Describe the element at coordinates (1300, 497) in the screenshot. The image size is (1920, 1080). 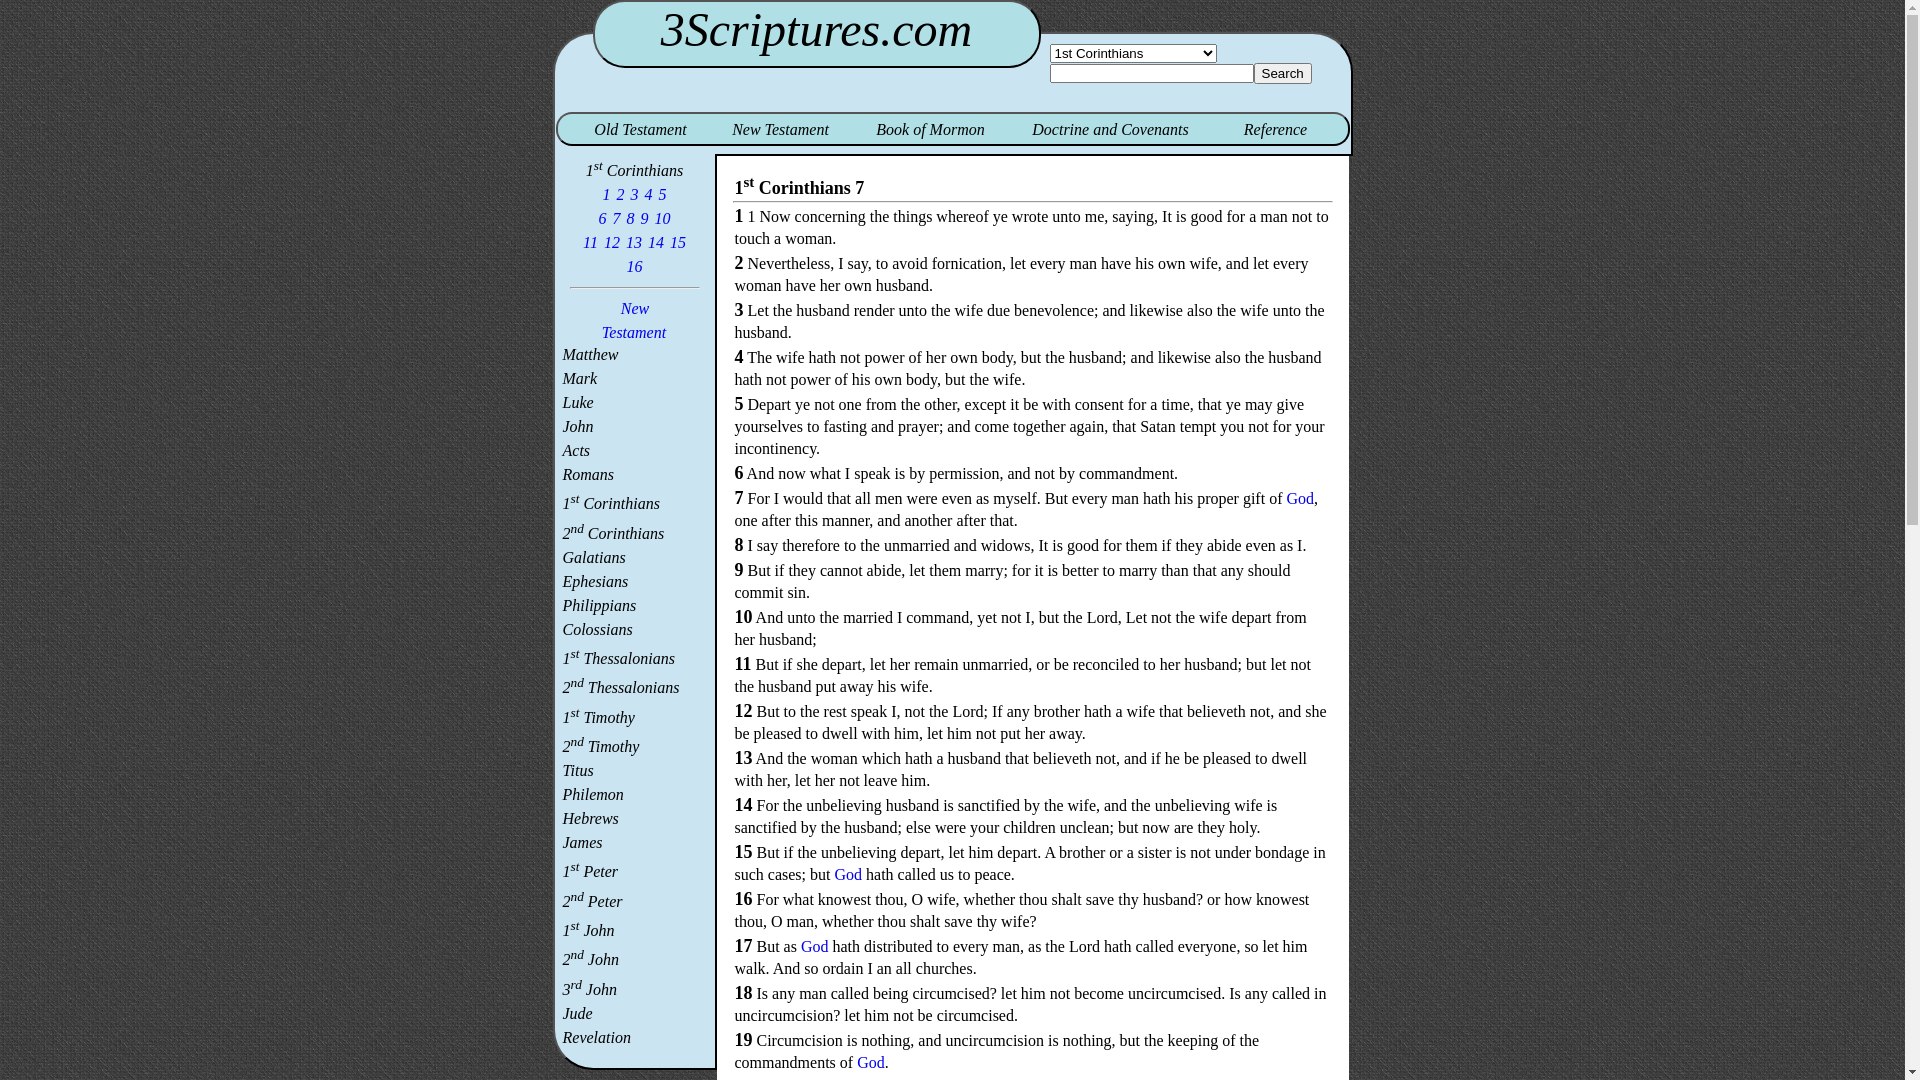
I see `'God'` at that location.